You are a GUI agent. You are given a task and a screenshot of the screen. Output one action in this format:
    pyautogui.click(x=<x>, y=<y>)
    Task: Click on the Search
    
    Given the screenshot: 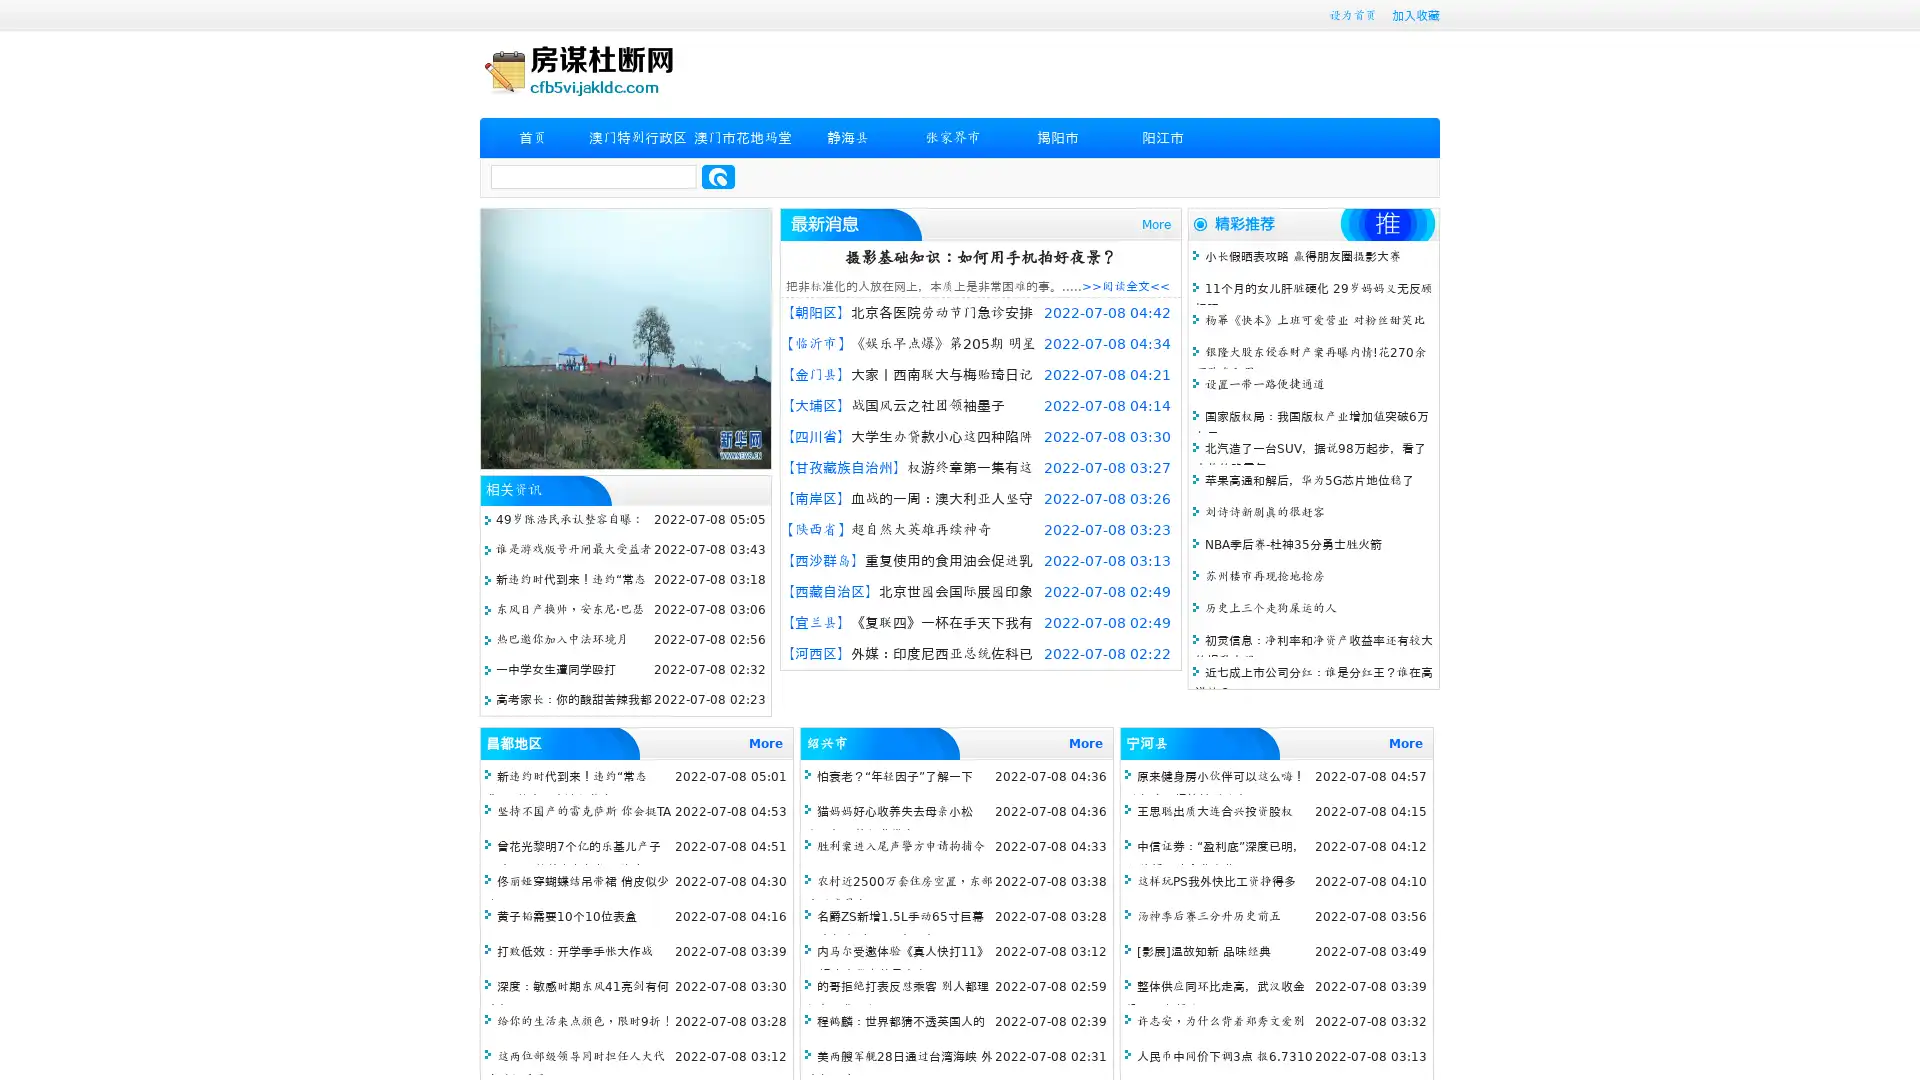 What is the action you would take?
    pyautogui.click(x=718, y=176)
    